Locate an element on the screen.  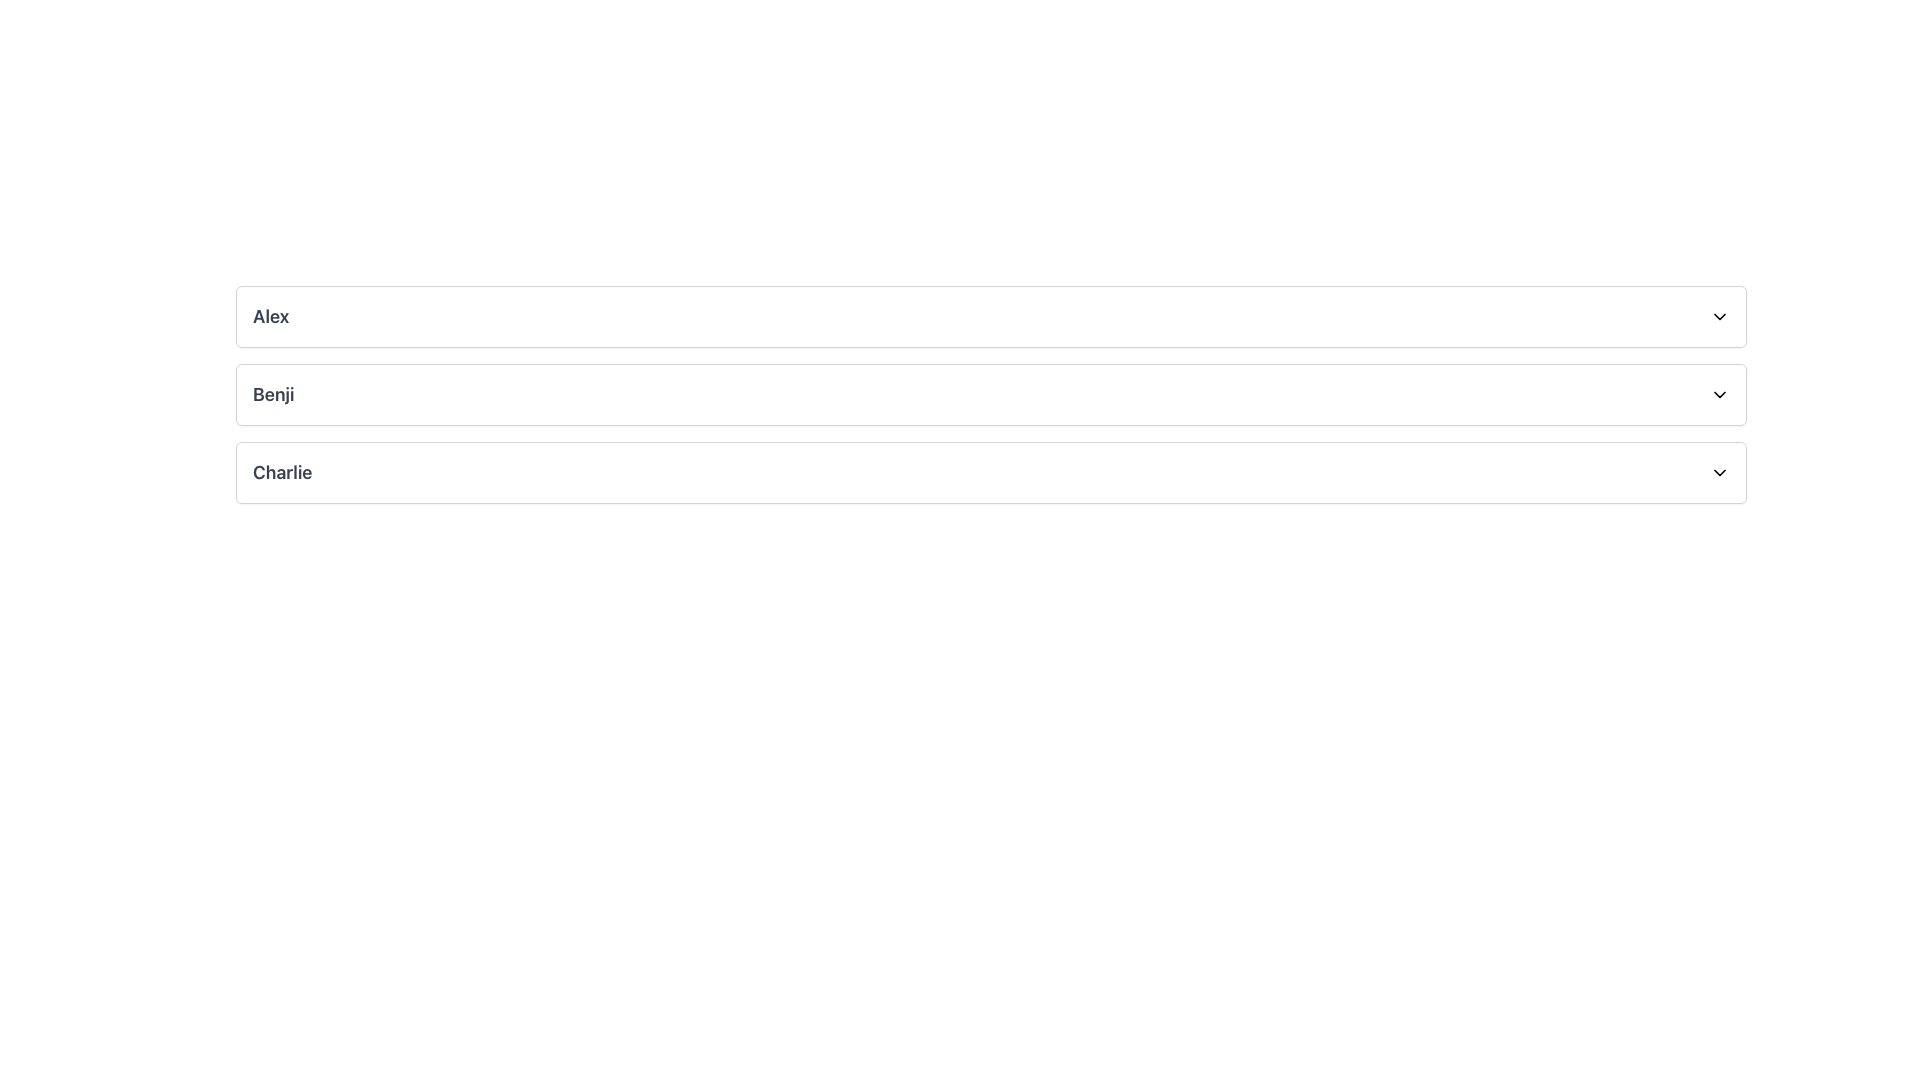
the downward-facing chevron icon on the right side of the row labeled 'Charlie' for visual feedback is located at coordinates (1718, 473).